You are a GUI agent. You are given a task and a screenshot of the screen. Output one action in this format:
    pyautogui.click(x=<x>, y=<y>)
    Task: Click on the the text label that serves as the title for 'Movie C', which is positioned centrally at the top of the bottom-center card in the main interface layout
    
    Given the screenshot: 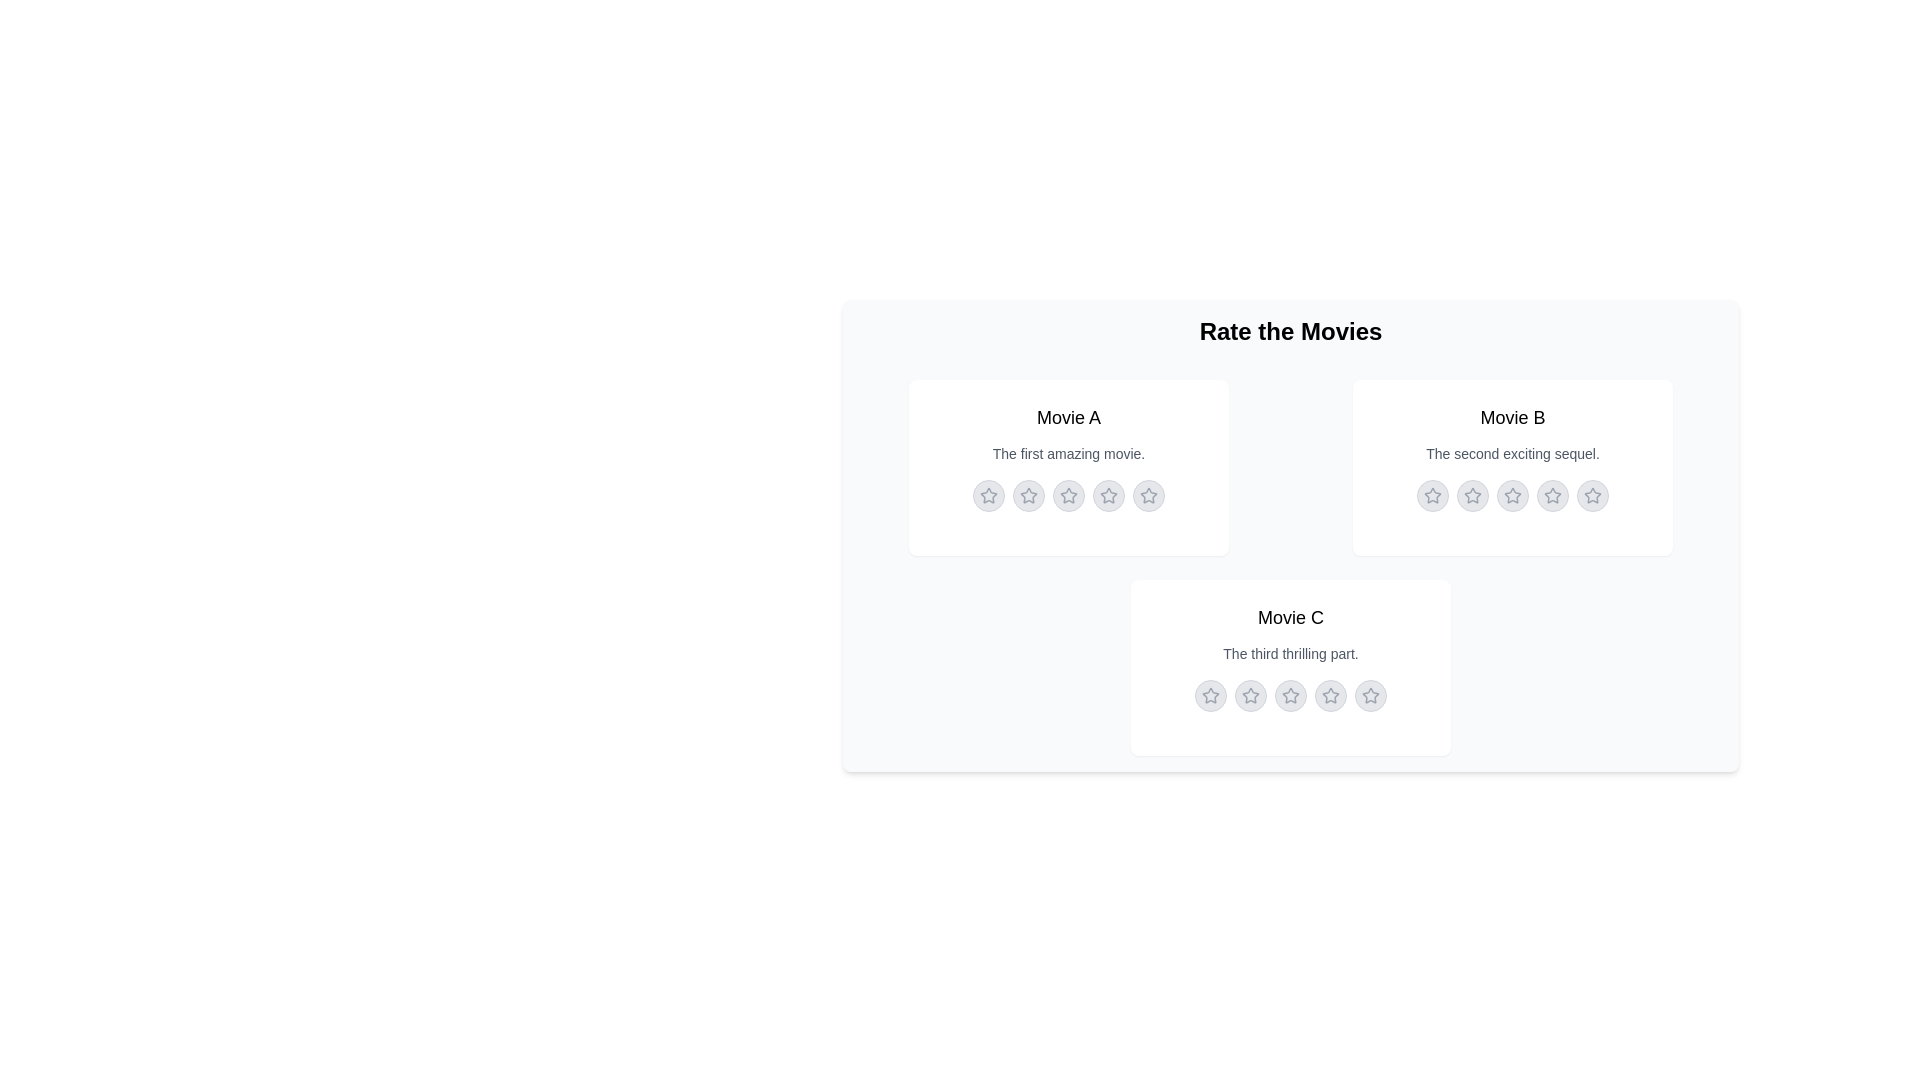 What is the action you would take?
    pyautogui.click(x=1291, y=616)
    